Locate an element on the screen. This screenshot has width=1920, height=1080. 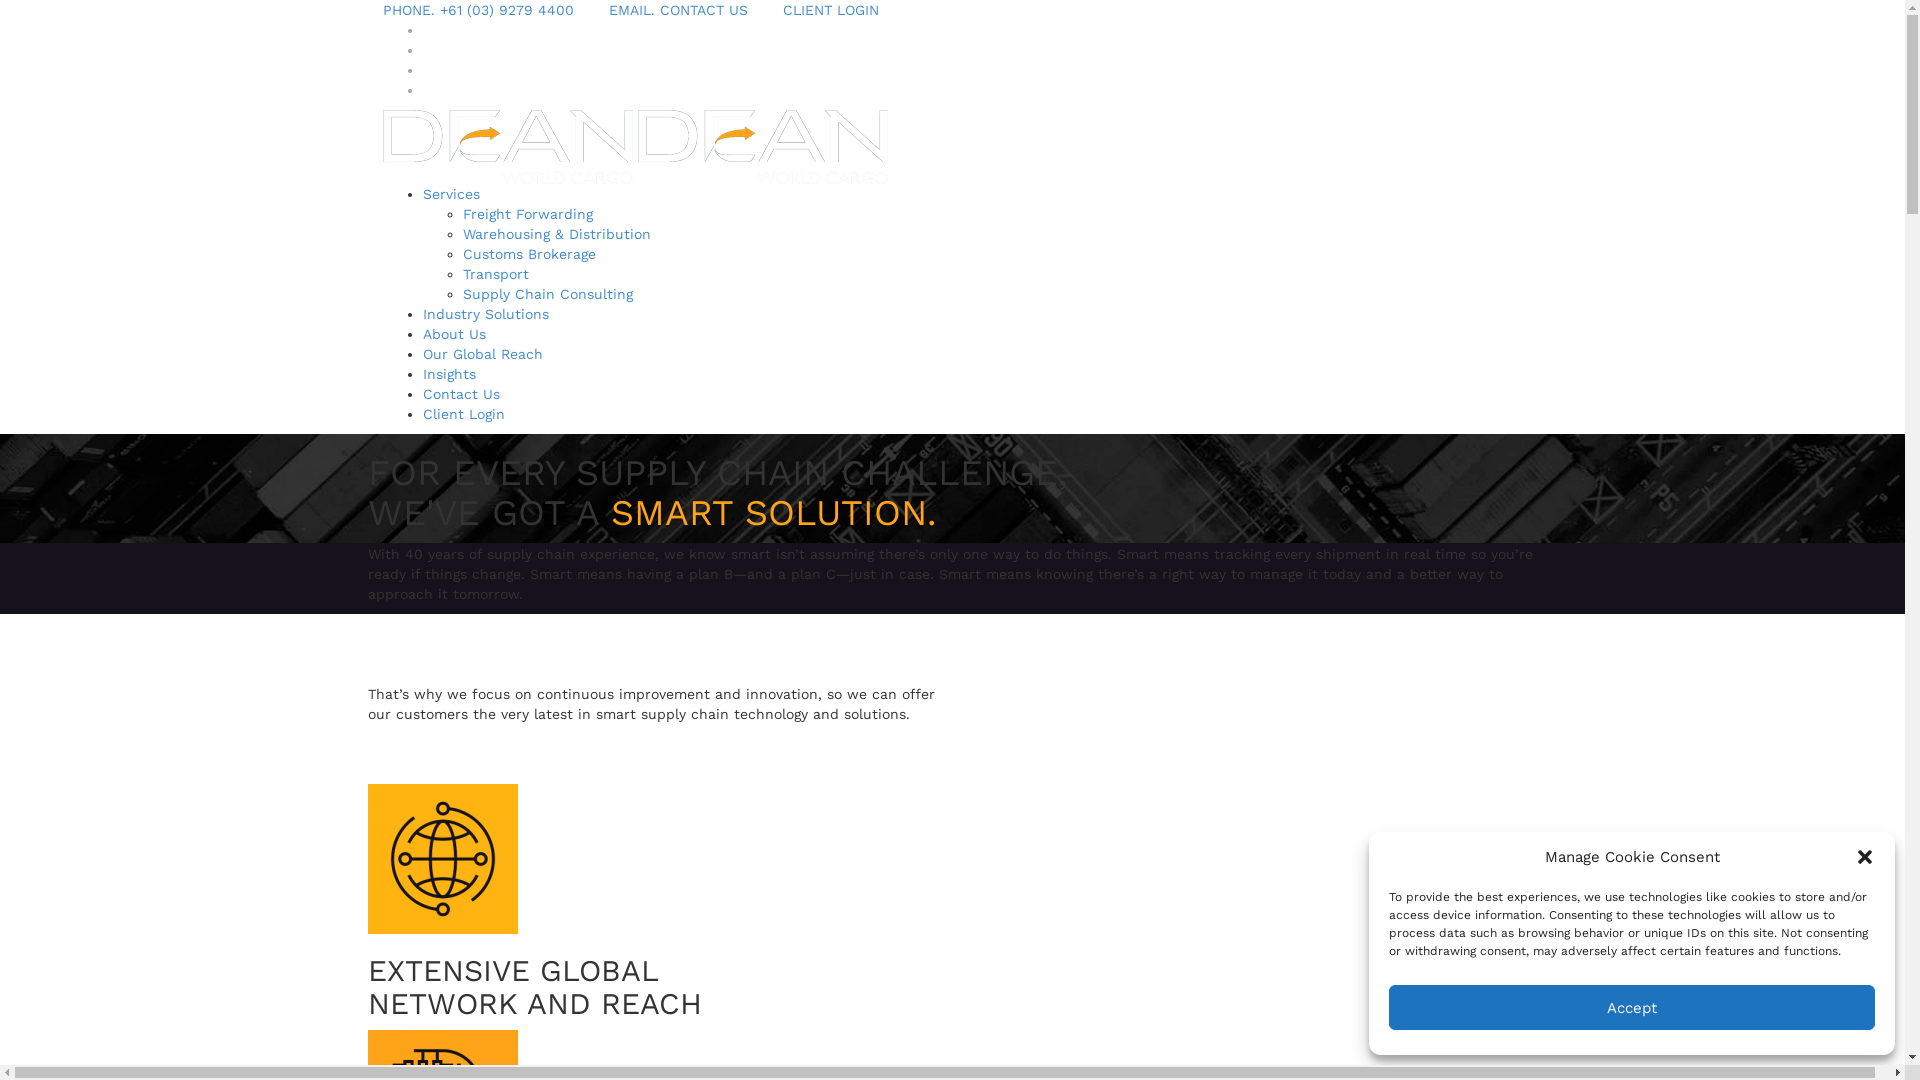
'Warehousing & Distribution' is located at coordinates (556, 233).